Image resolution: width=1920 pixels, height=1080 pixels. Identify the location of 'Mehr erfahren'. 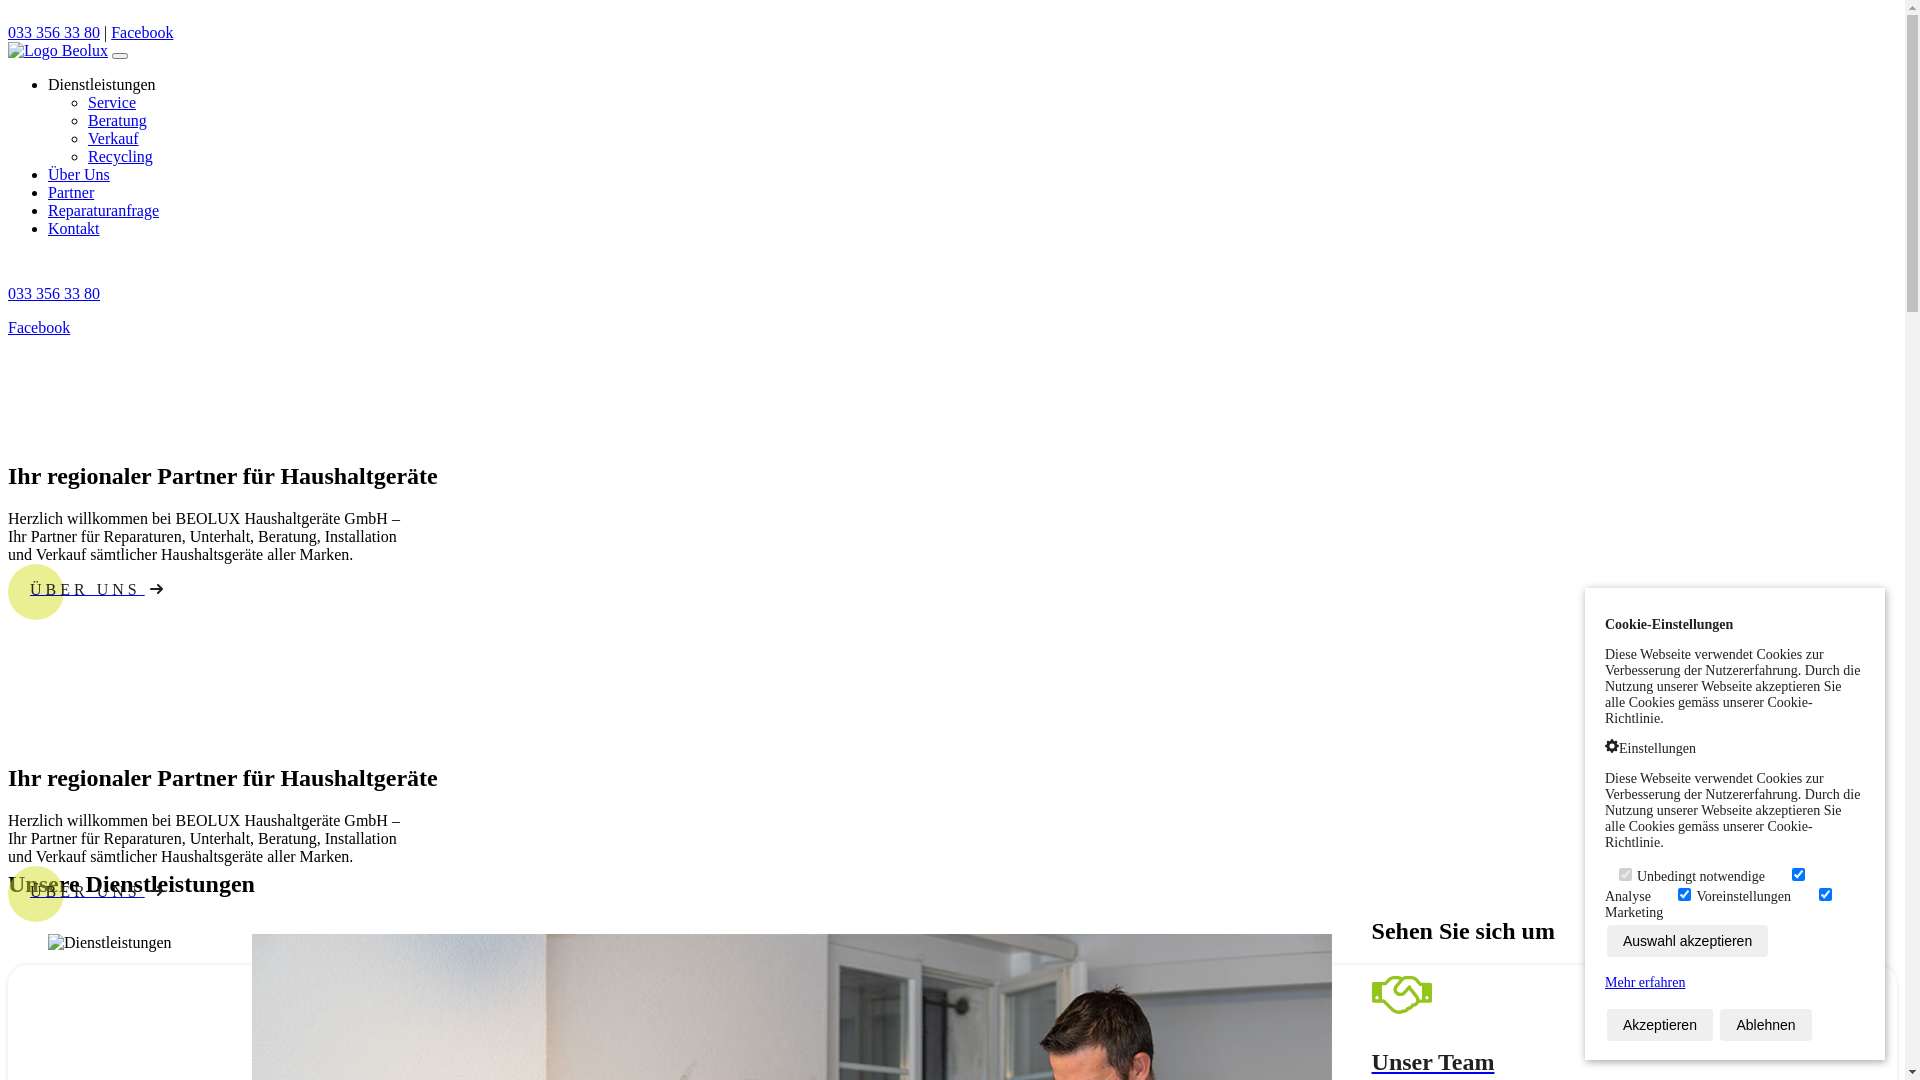
(1645, 981).